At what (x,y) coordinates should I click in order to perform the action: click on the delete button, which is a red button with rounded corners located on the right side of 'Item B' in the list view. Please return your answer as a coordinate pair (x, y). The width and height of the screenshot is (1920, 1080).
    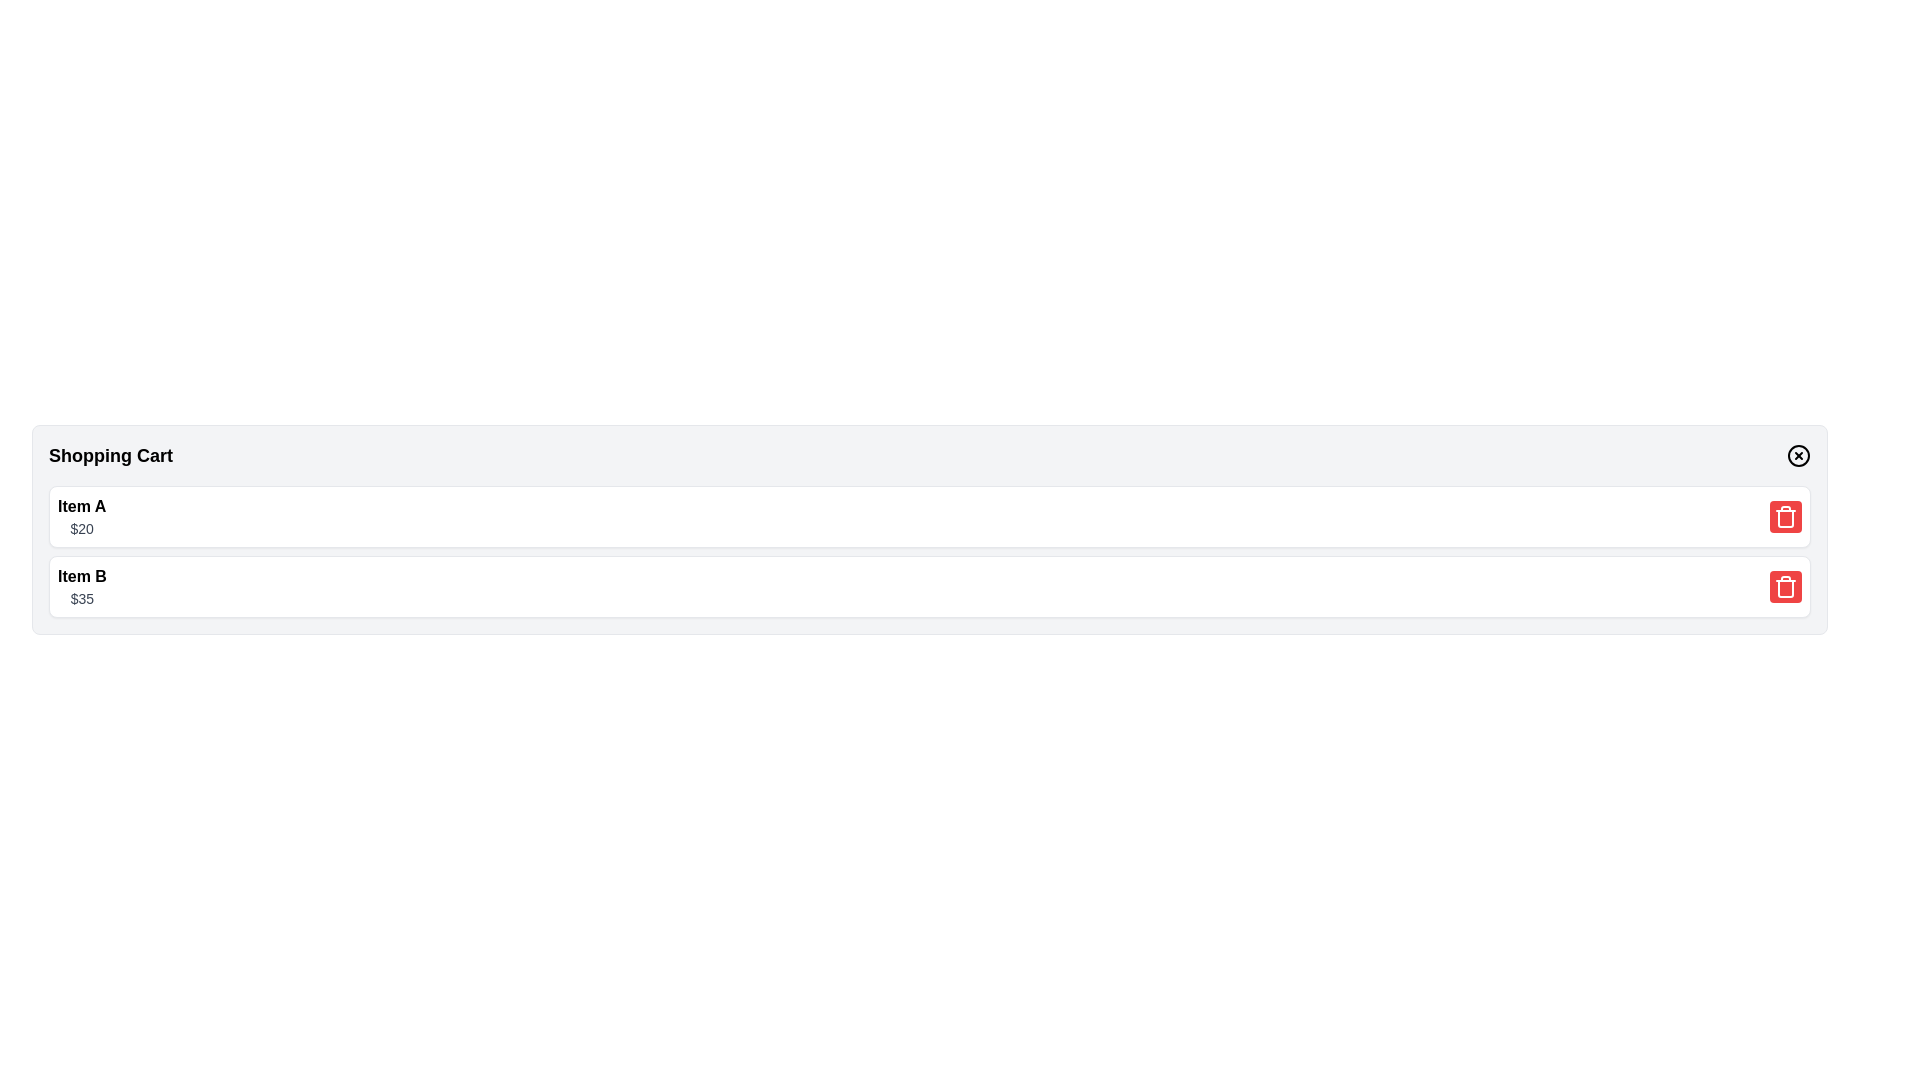
    Looking at the image, I should click on (1785, 585).